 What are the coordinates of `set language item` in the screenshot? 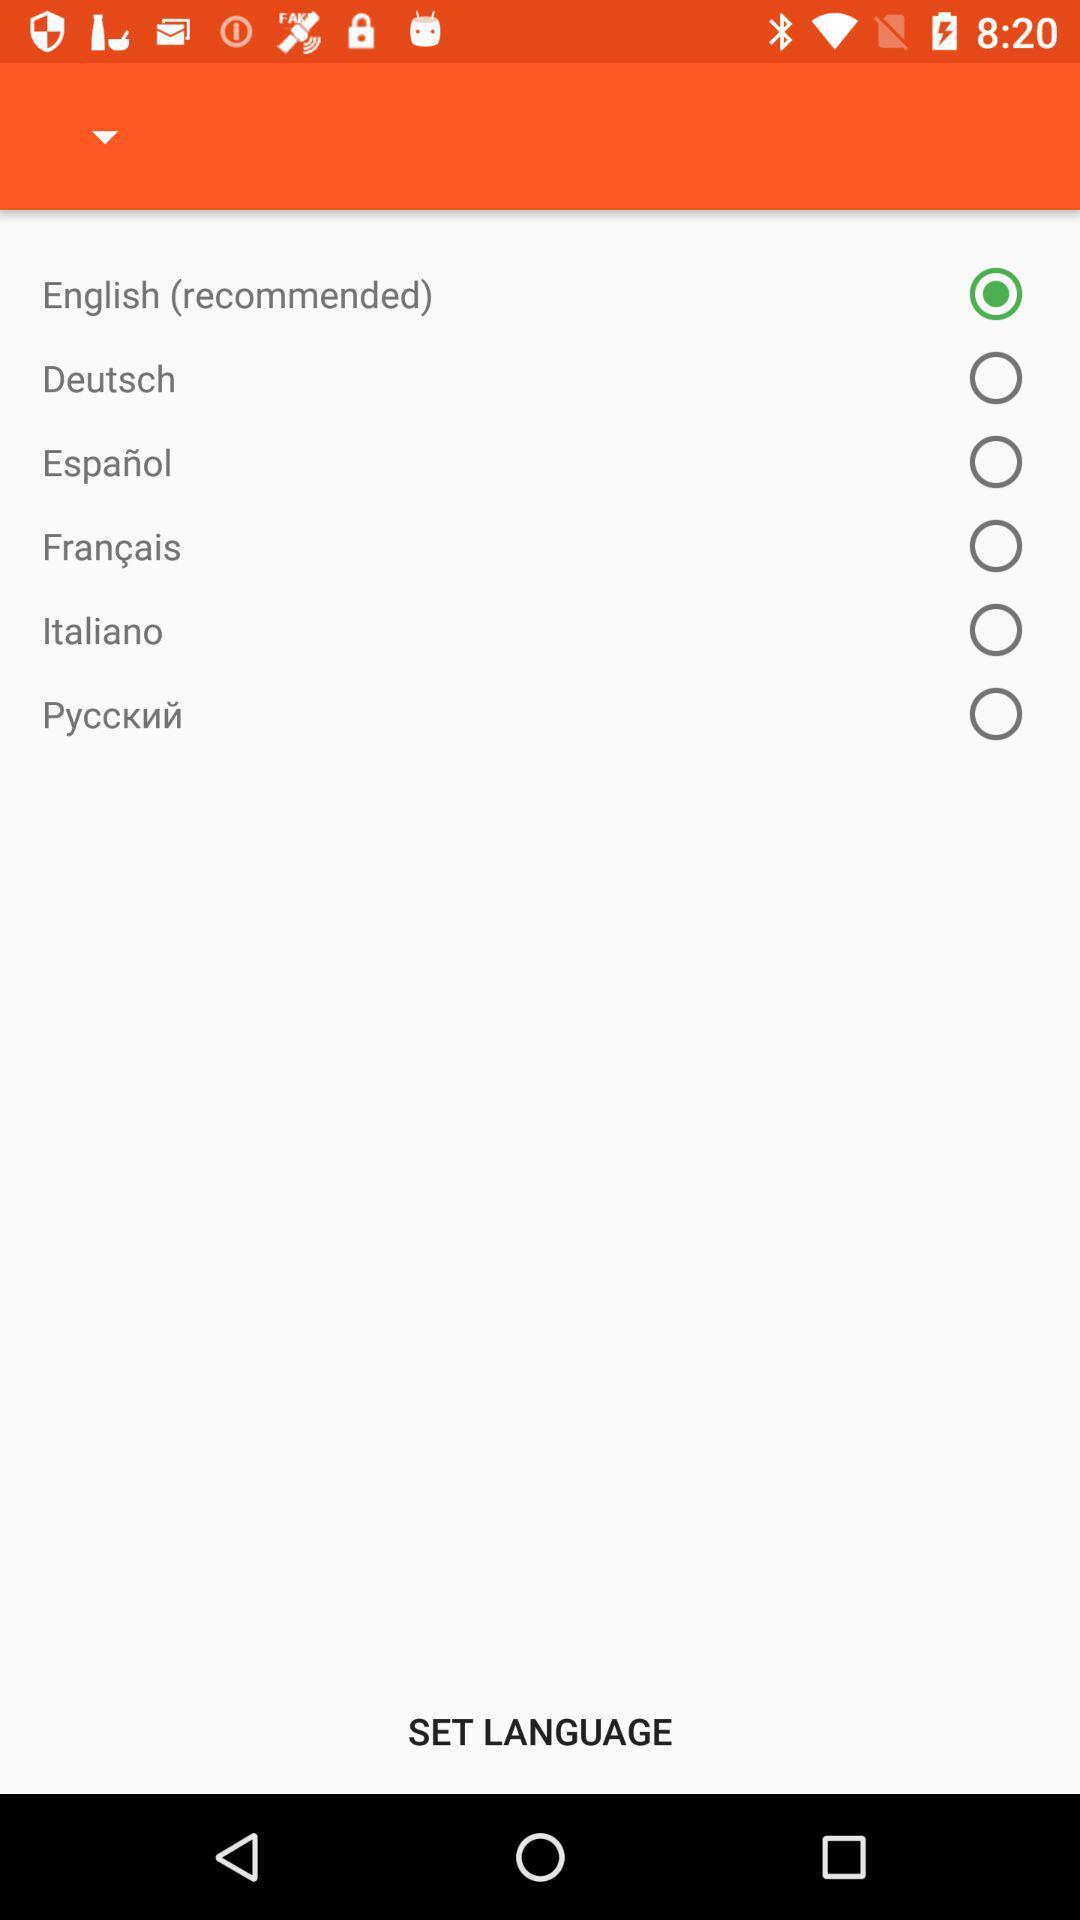 It's located at (540, 1730).